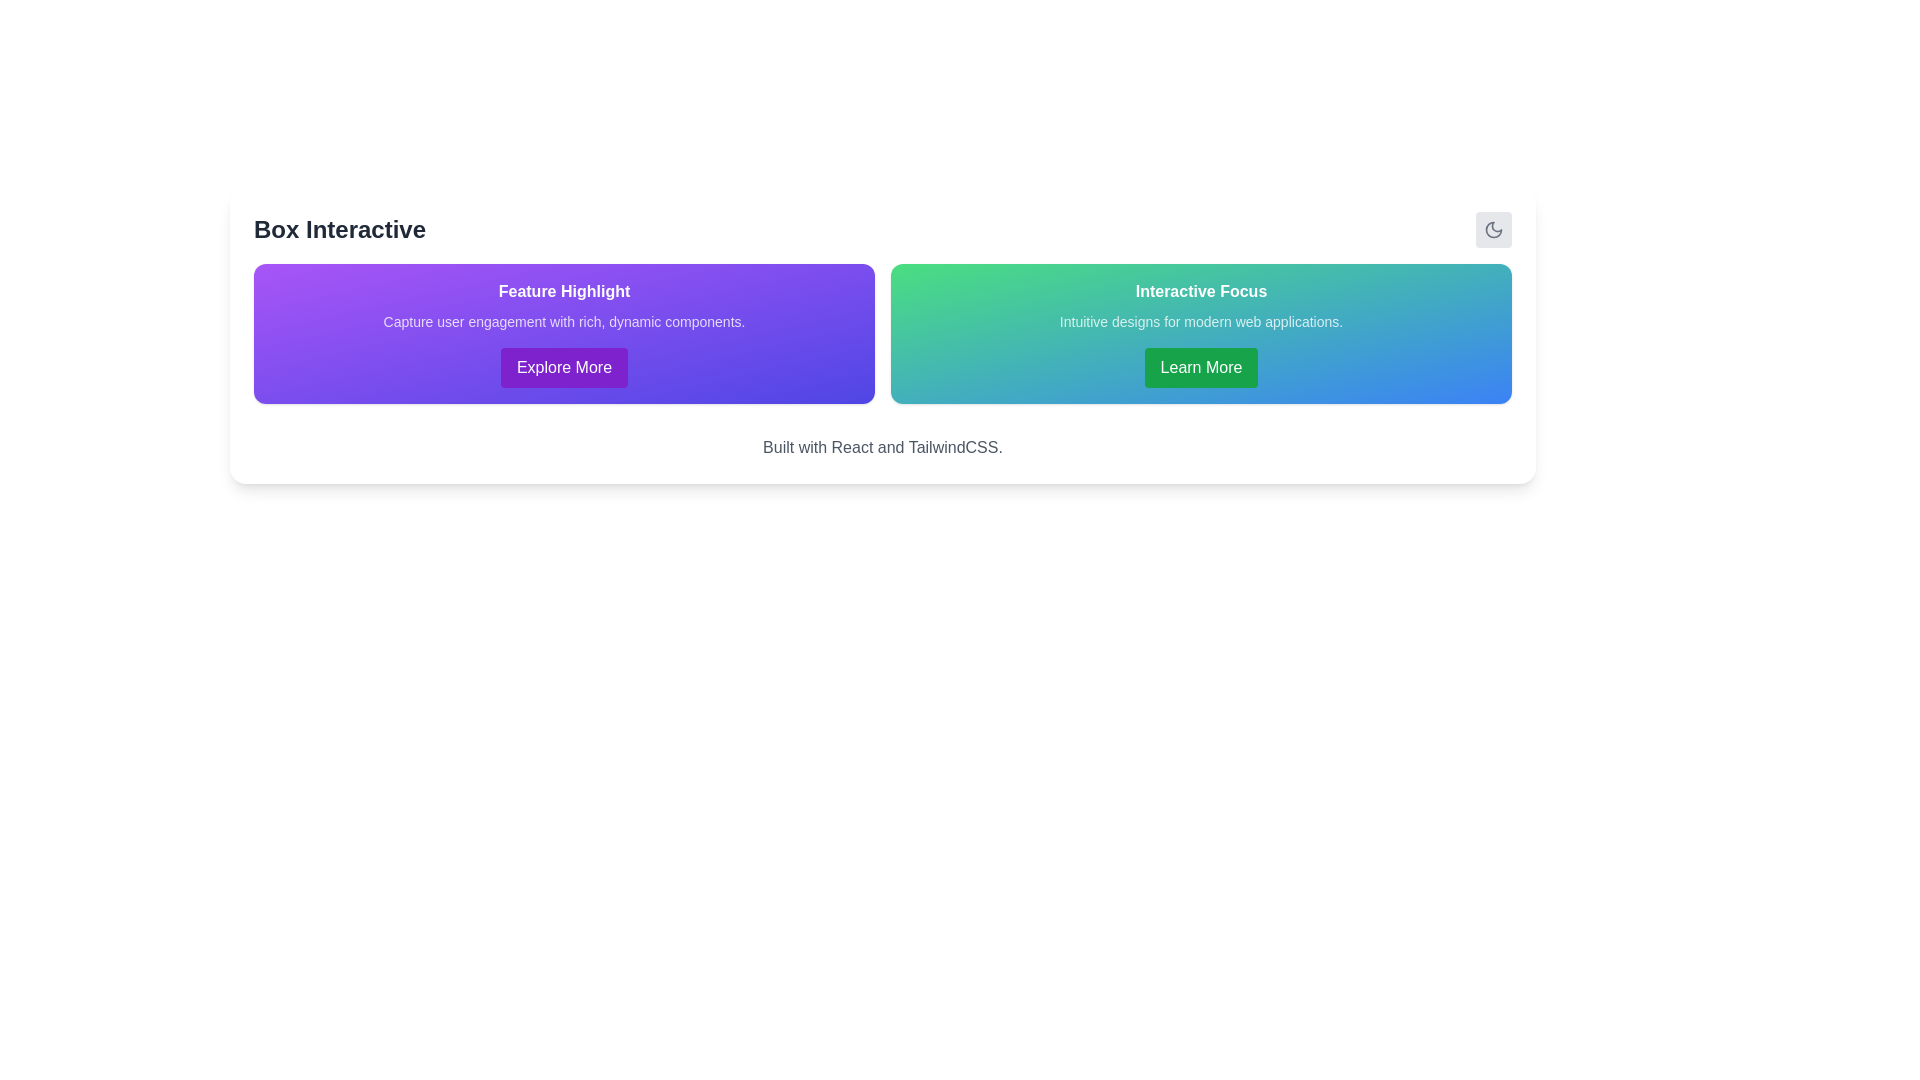  What do you see at coordinates (1493, 229) in the screenshot?
I see `the moon icon located in the top-right corner of the main interactive layout card, which serves as a visual cue for night or dark mode settings` at bounding box center [1493, 229].